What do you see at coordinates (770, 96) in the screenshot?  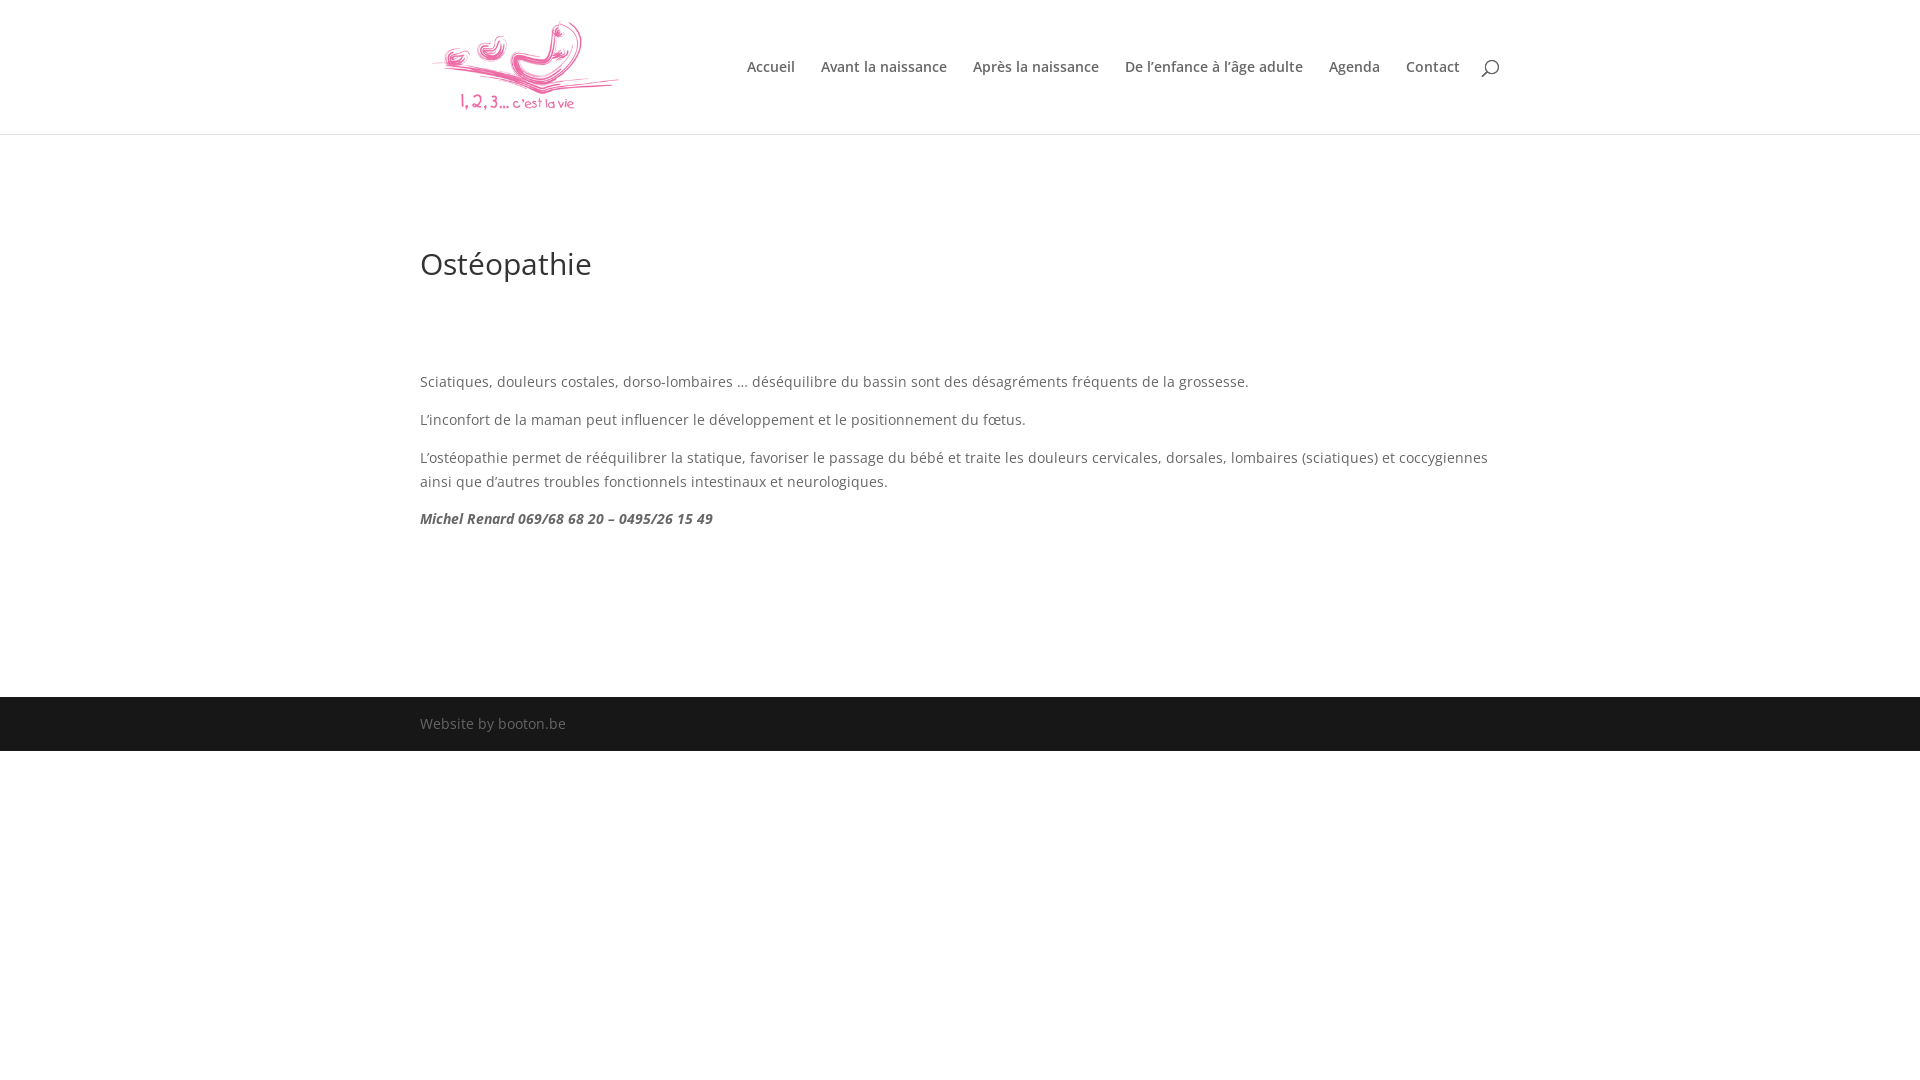 I see `'Accueil'` at bounding box center [770, 96].